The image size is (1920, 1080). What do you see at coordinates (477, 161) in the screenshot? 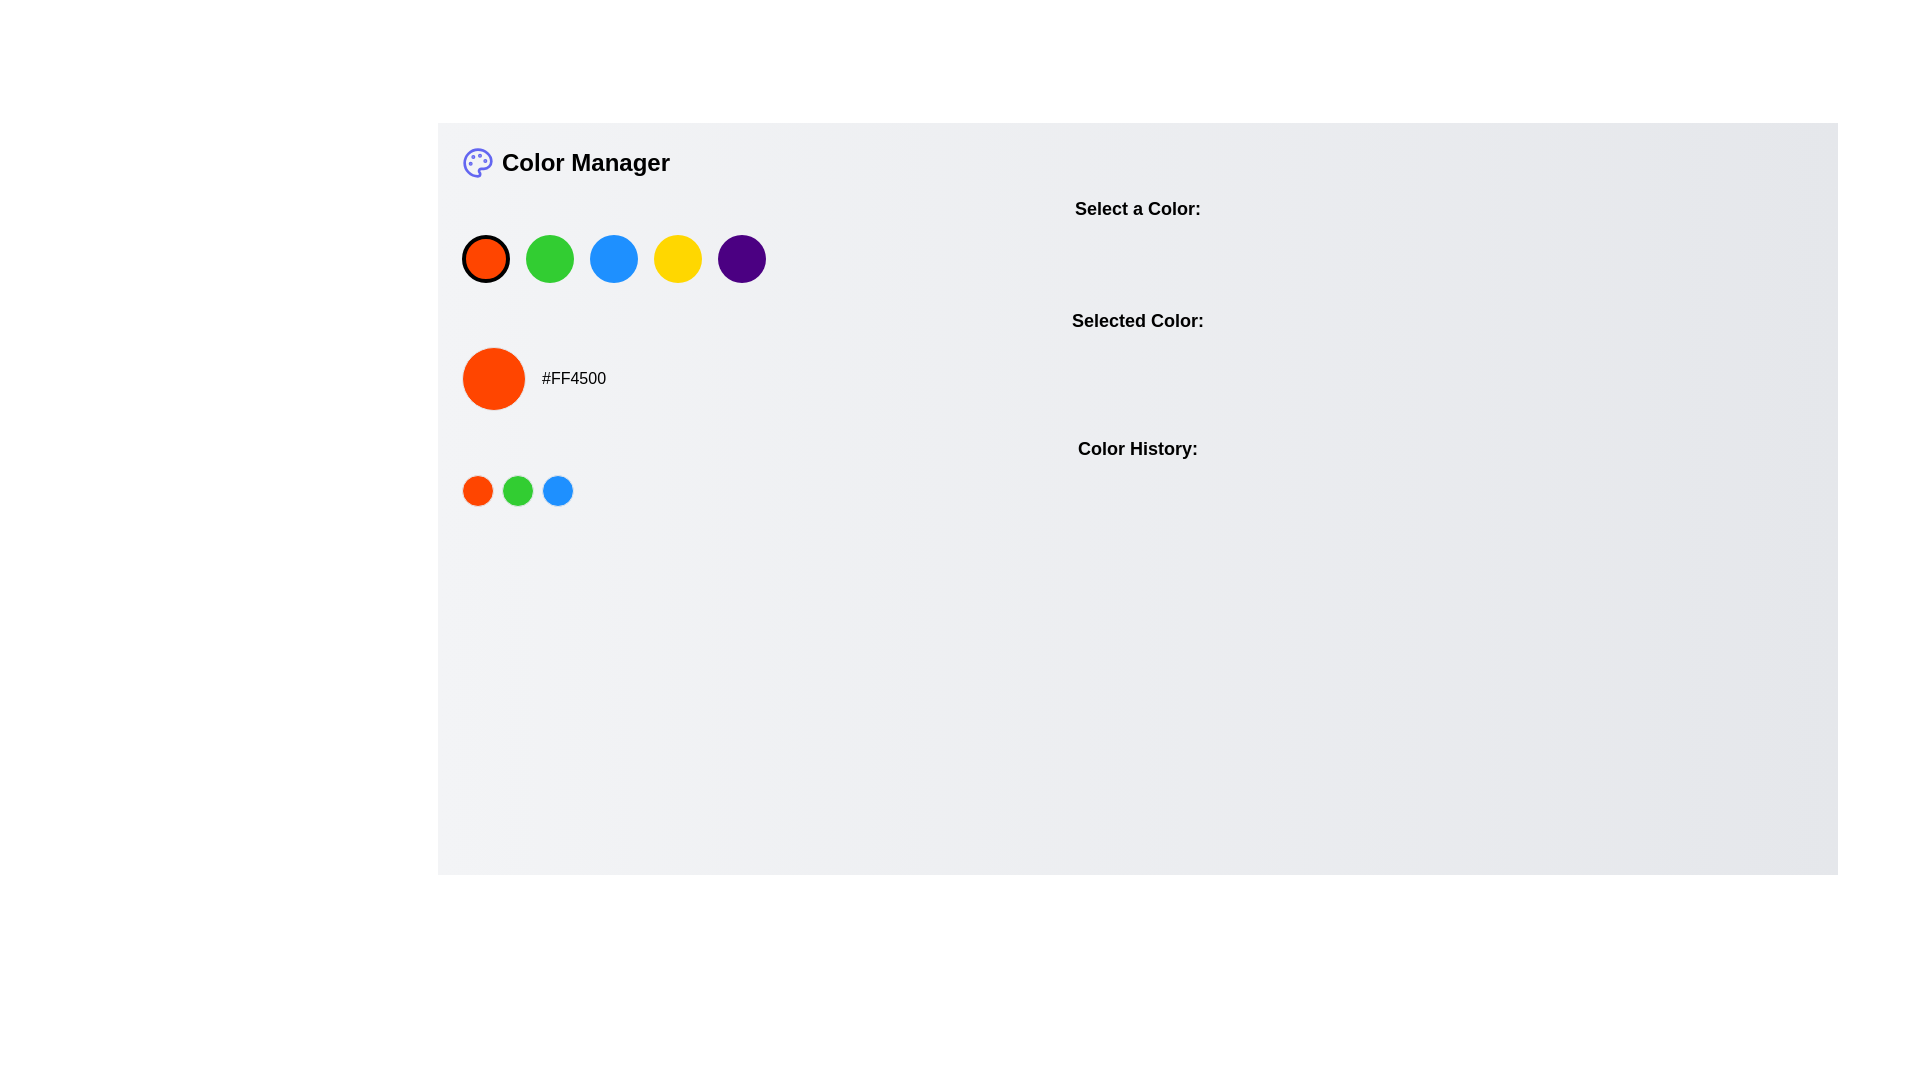
I see `the artist's palette icon, which is styled in text-indigo-500 color and located to the left of the 'Color Manager' text` at bounding box center [477, 161].